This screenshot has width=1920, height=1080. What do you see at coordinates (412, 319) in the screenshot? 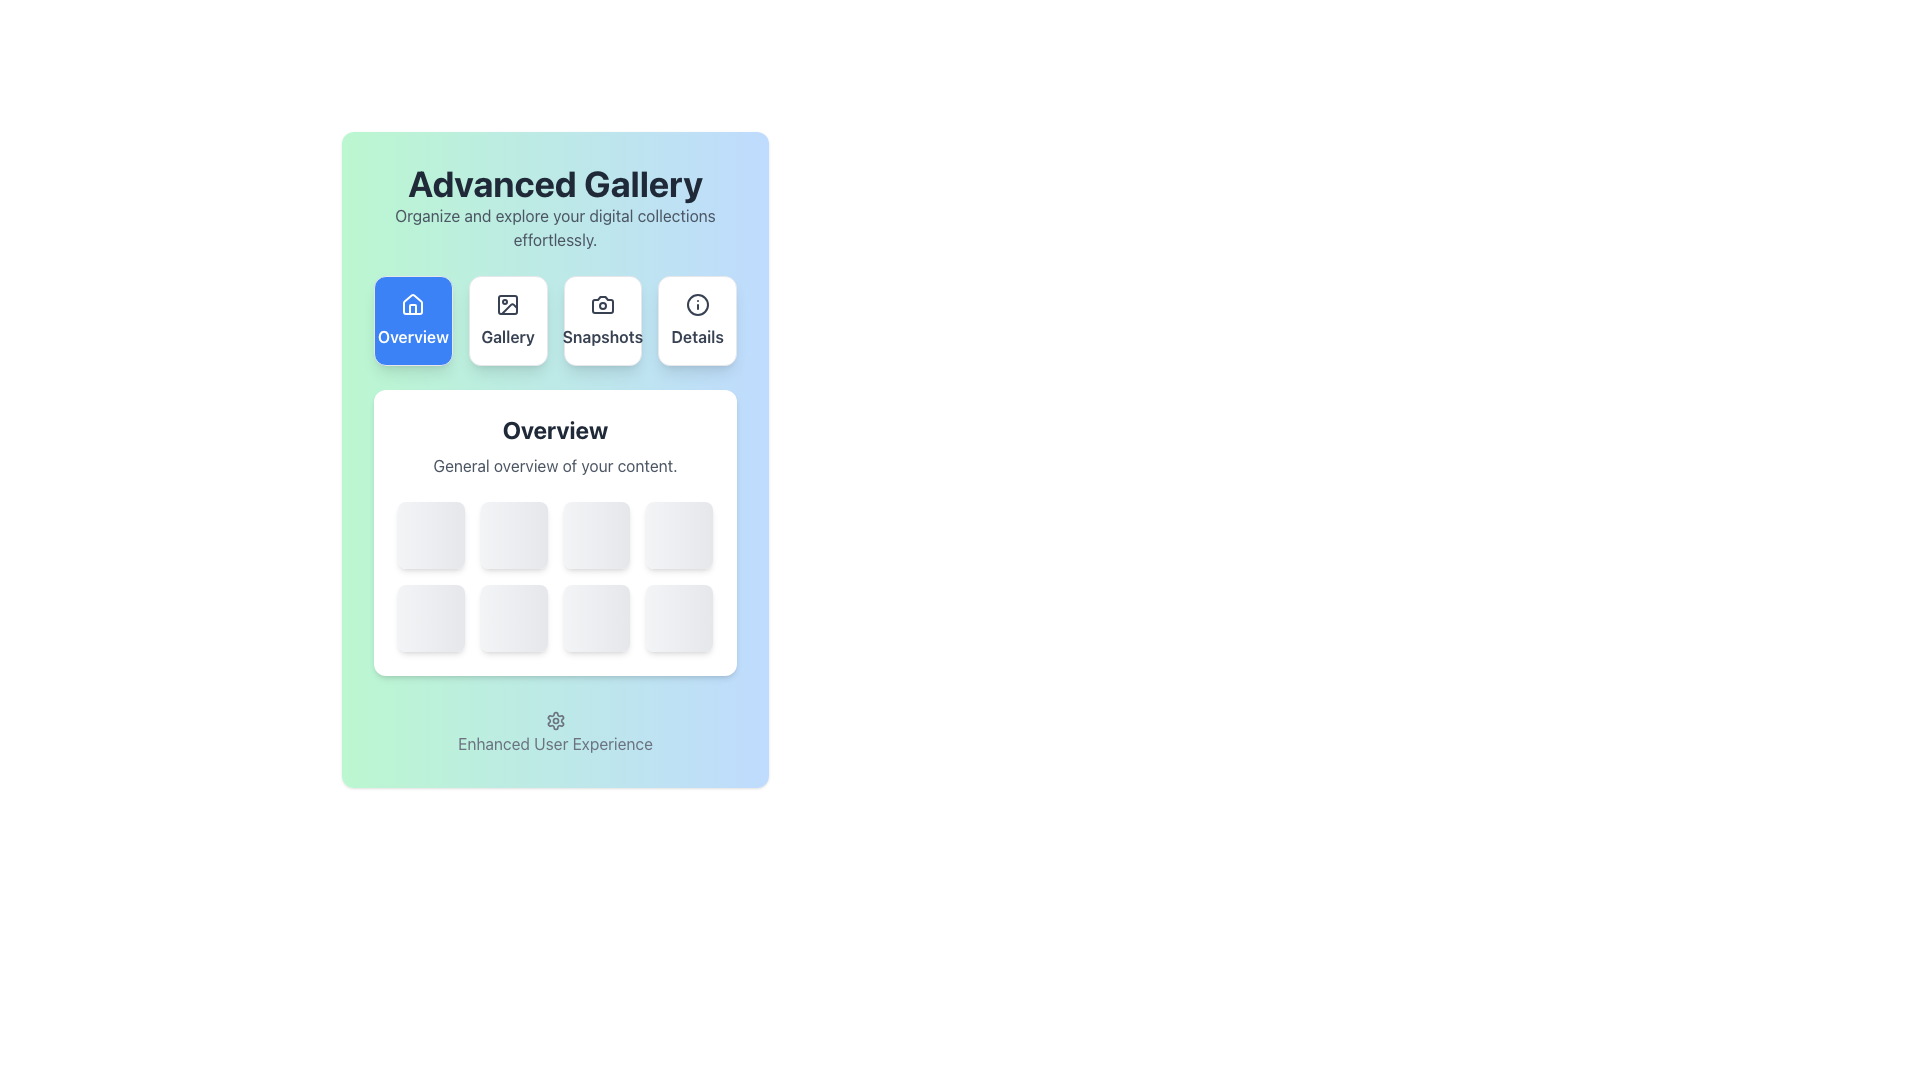
I see `the leftmost button in the row of four buttons` at bounding box center [412, 319].